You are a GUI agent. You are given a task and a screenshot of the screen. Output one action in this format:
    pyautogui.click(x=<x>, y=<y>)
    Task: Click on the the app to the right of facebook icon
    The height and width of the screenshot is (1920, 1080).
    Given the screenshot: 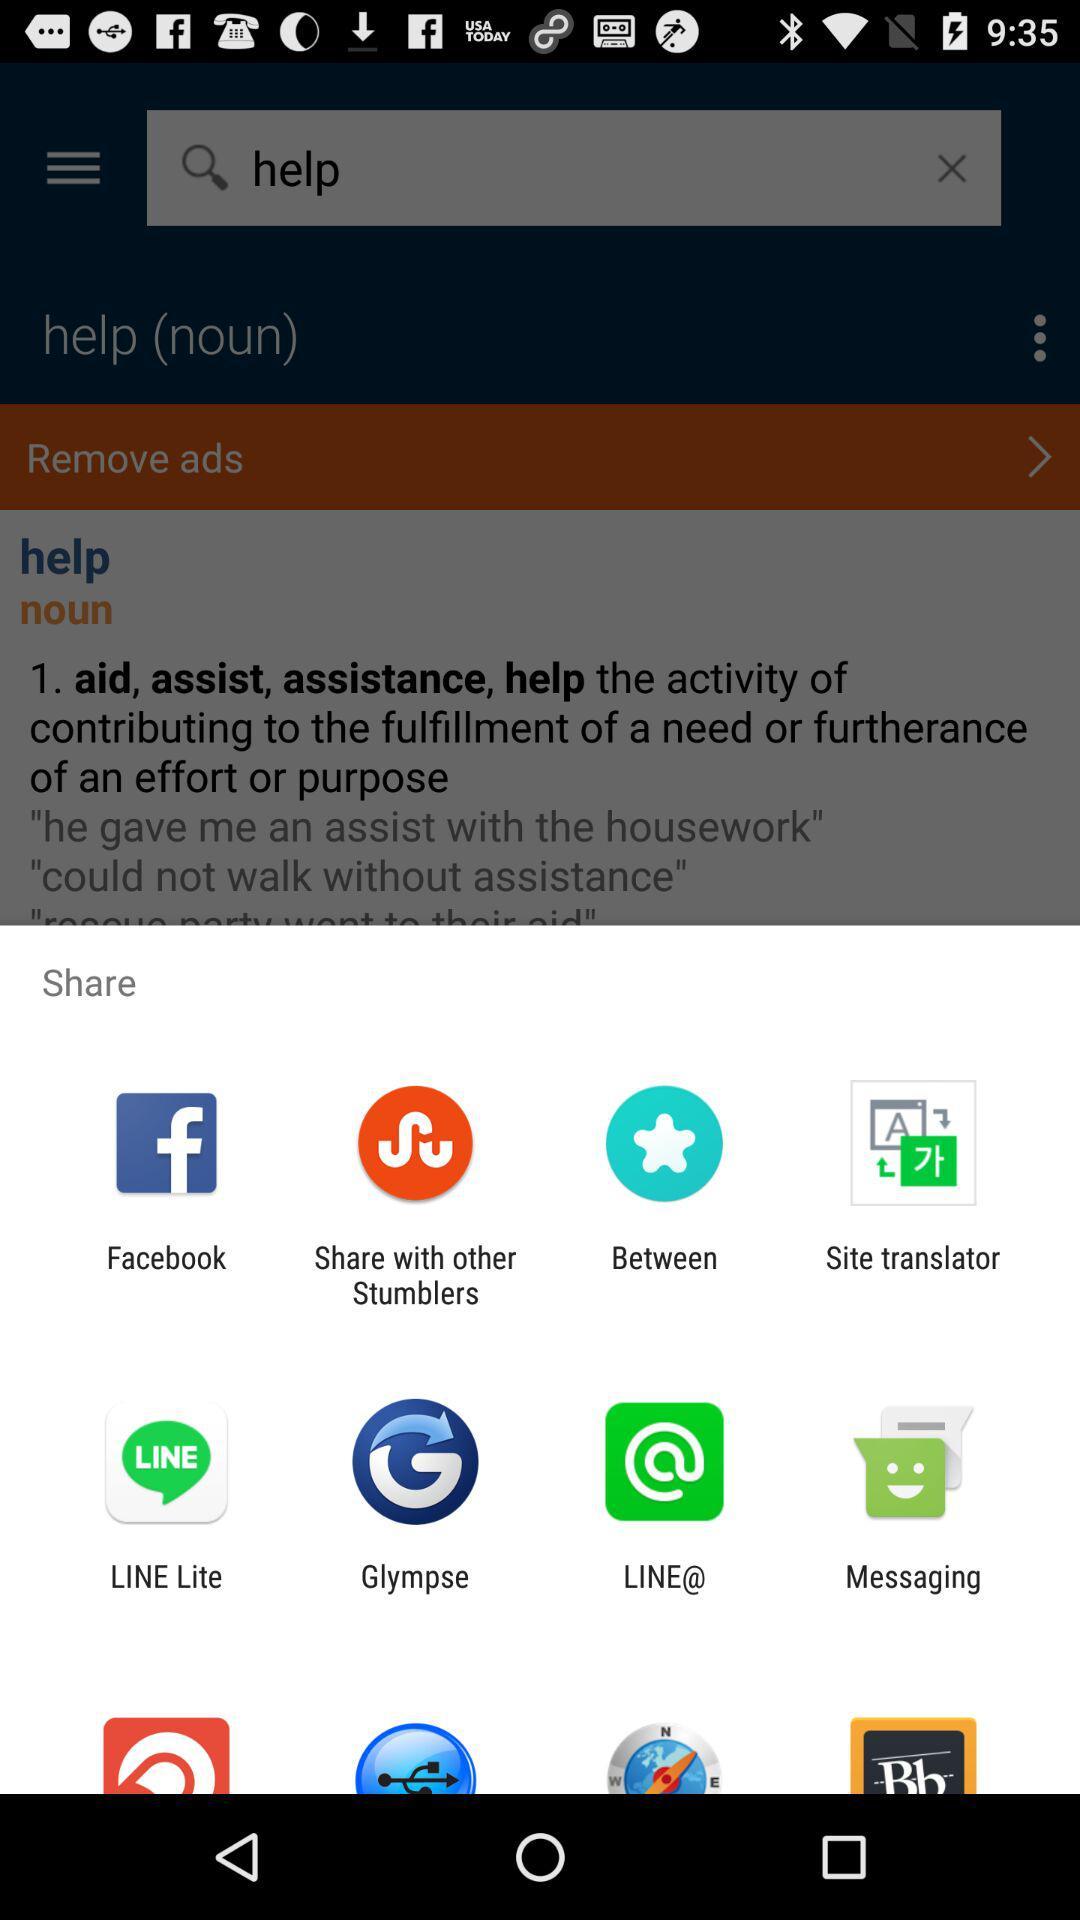 What is the action you would take?
    pyautogui.click(x=414, y=1274)
    